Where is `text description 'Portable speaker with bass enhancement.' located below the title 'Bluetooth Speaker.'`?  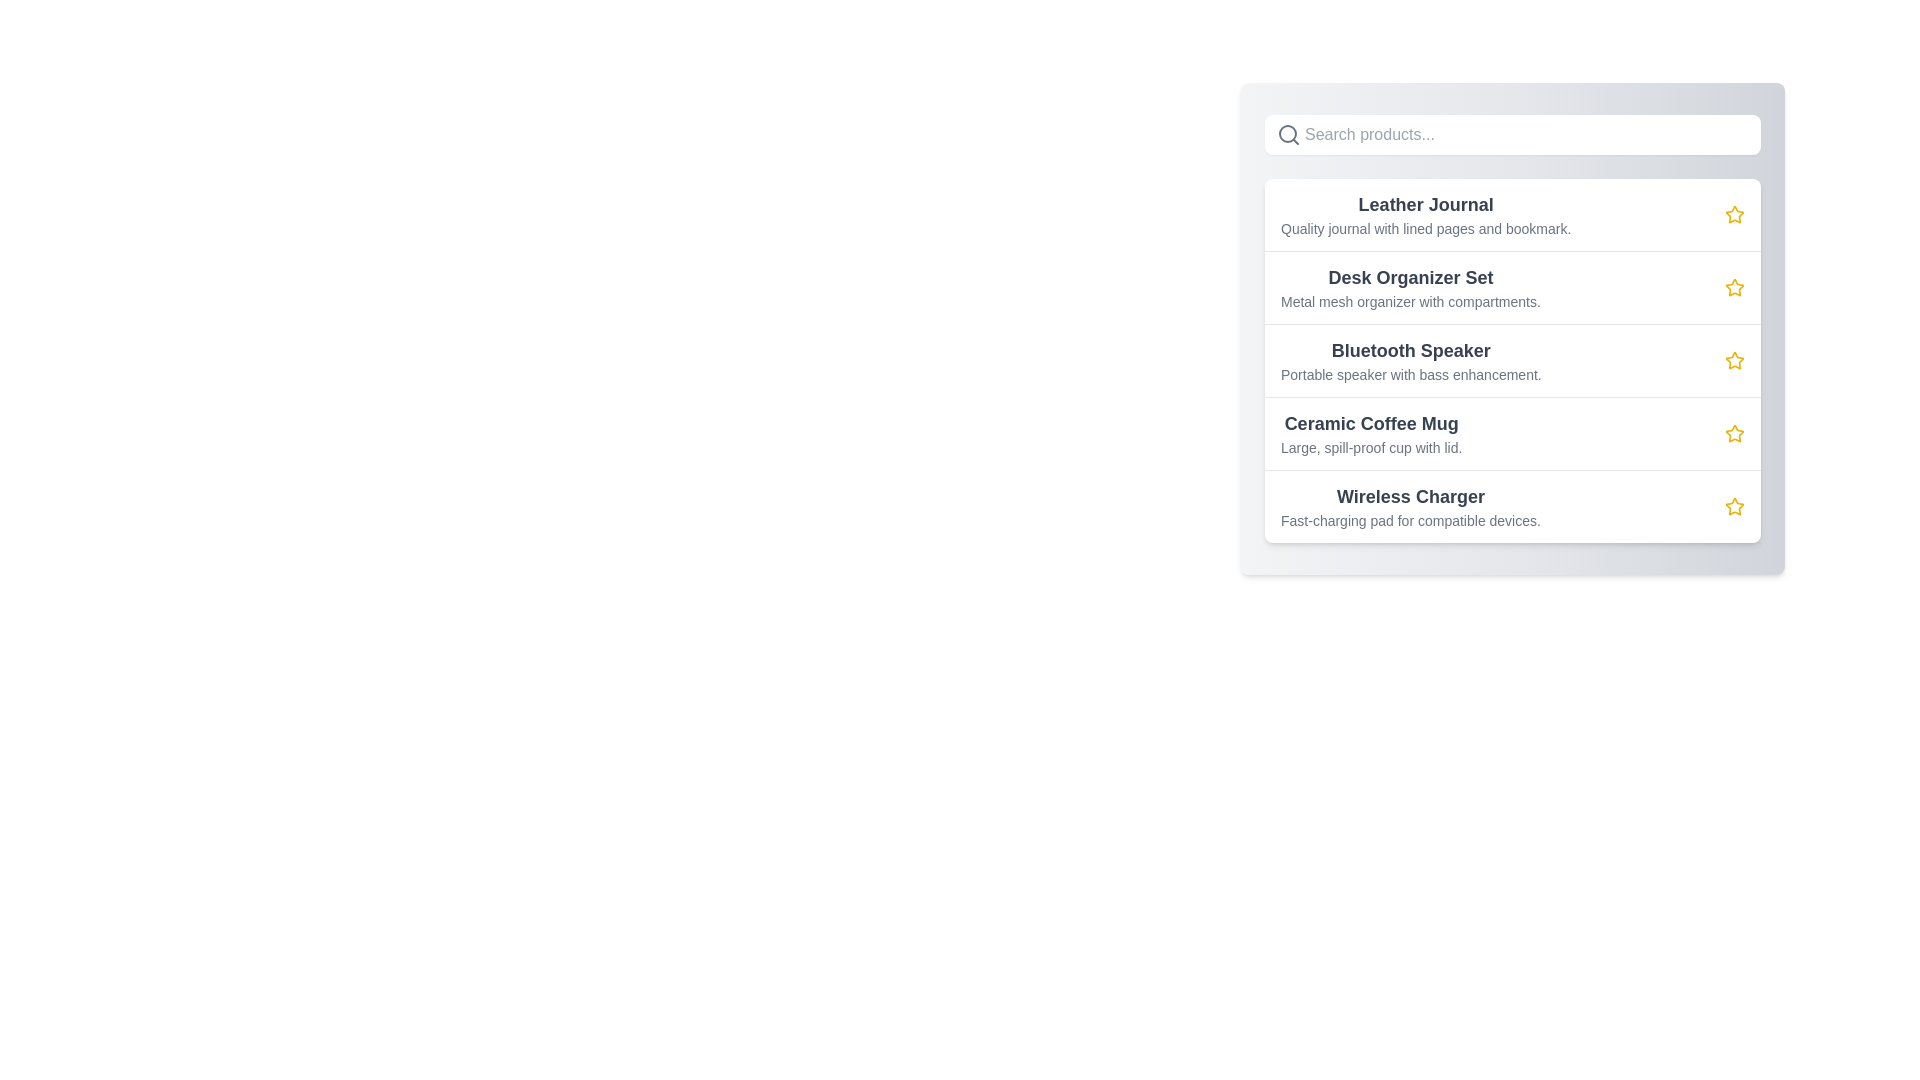
text description 'Portable speaker with bass enhancement.' located below the title 'Bluetooth Speaker.' is located at coordinates (1410, 374).